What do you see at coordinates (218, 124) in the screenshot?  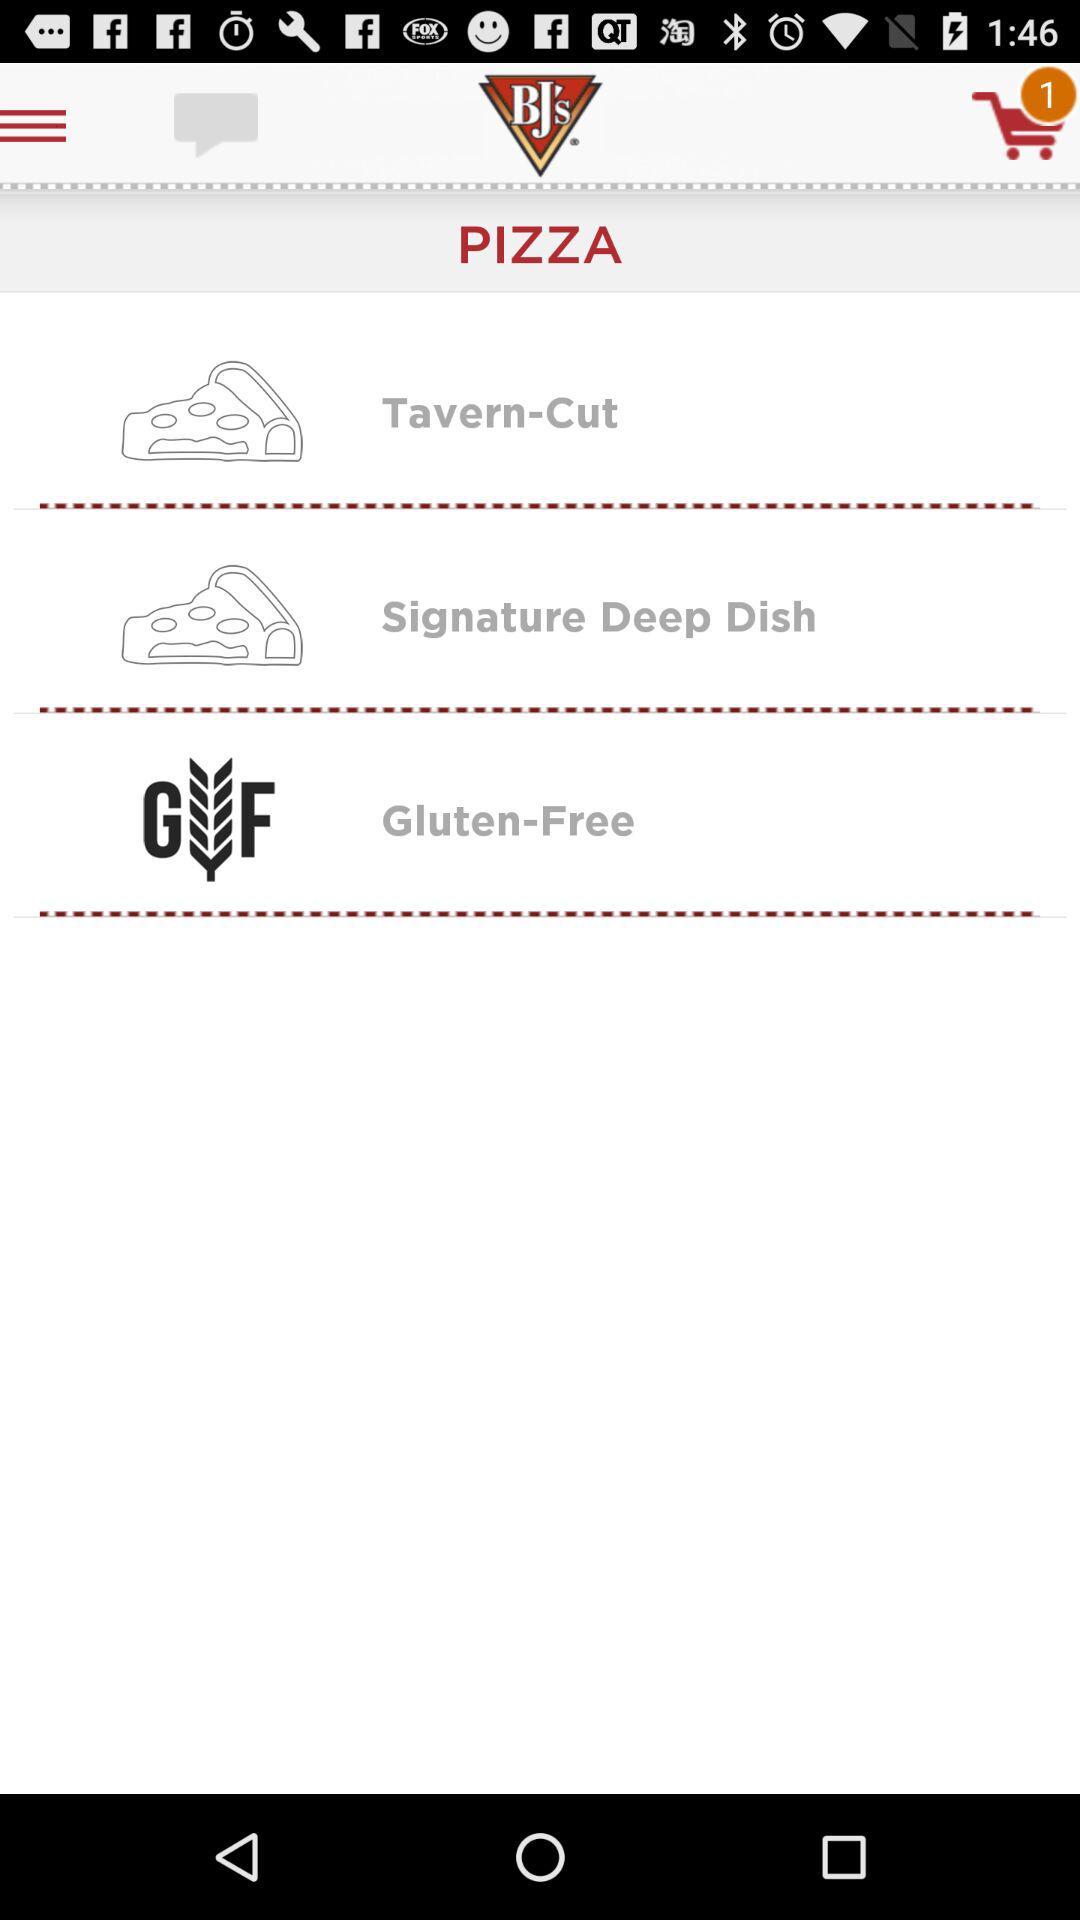 I see `inbox` at bounding box center [218, 124].